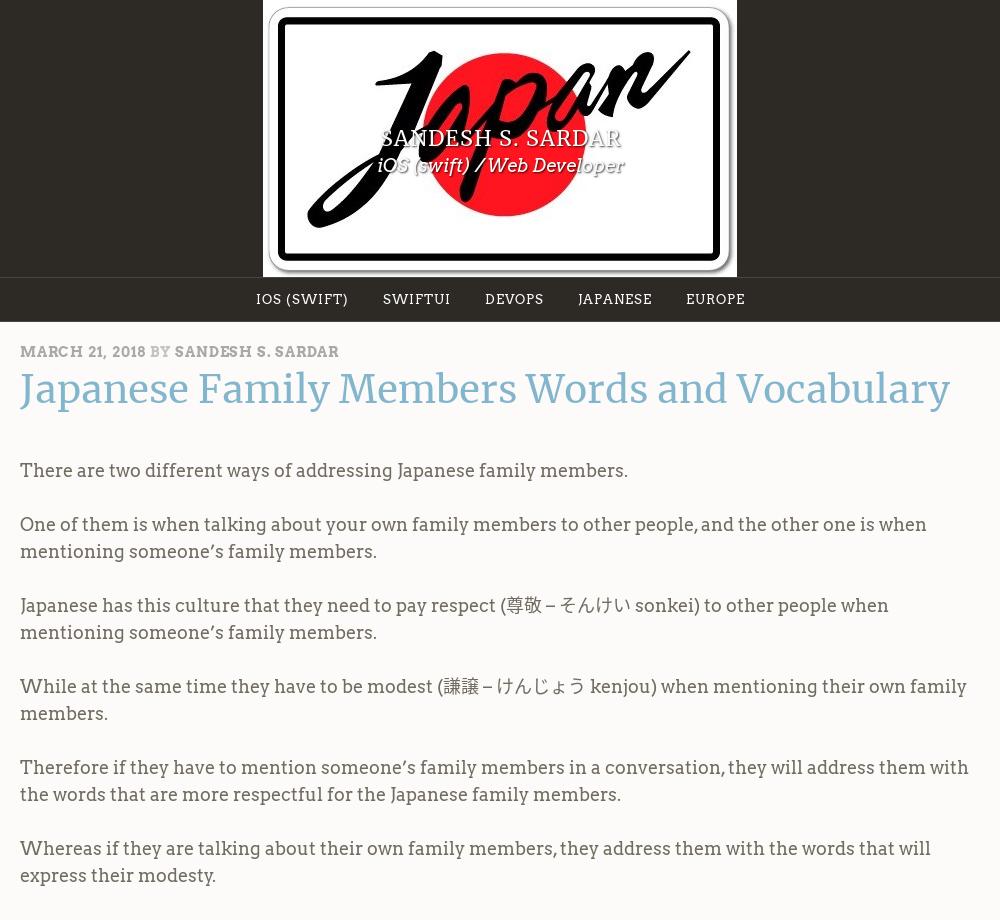  I want to click on 'by', so click(160, 350).